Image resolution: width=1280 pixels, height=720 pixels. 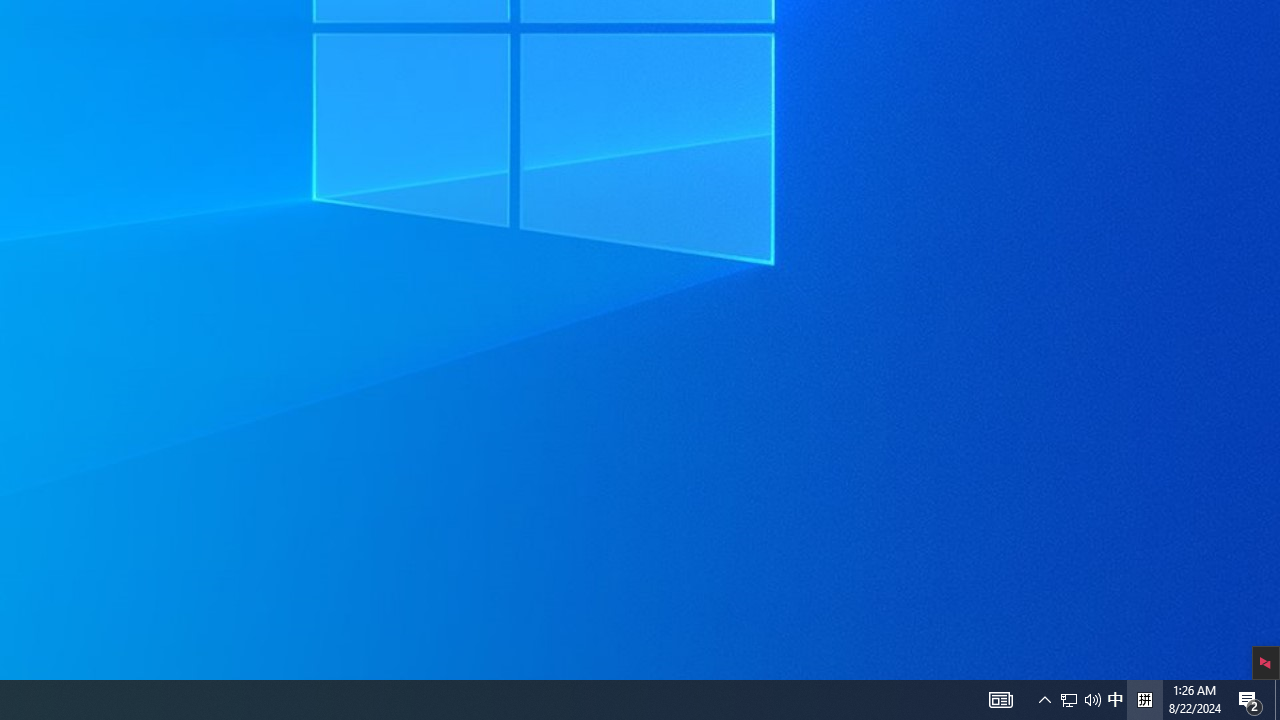 I want to click on 'AutomationID: 4105', so click(x=1000, y=698).